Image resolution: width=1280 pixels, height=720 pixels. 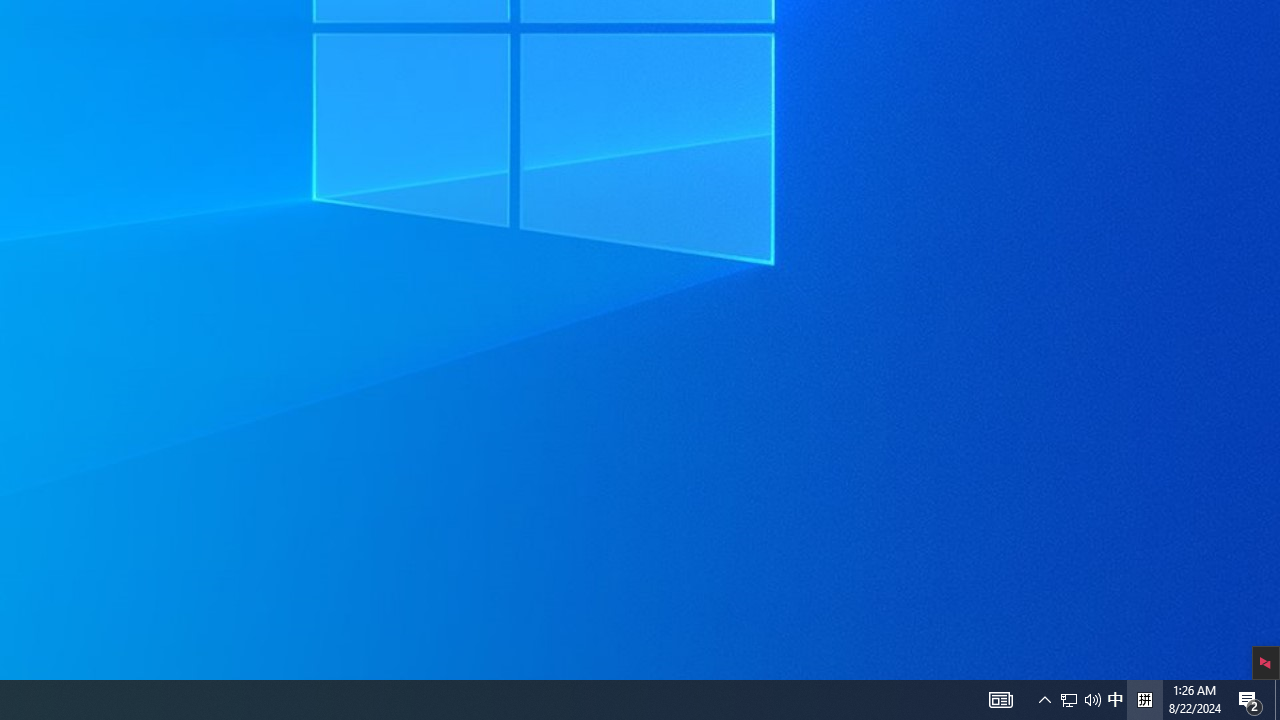 I want to click on 'AutomationID: 4105', so click(x=1000, y=698).